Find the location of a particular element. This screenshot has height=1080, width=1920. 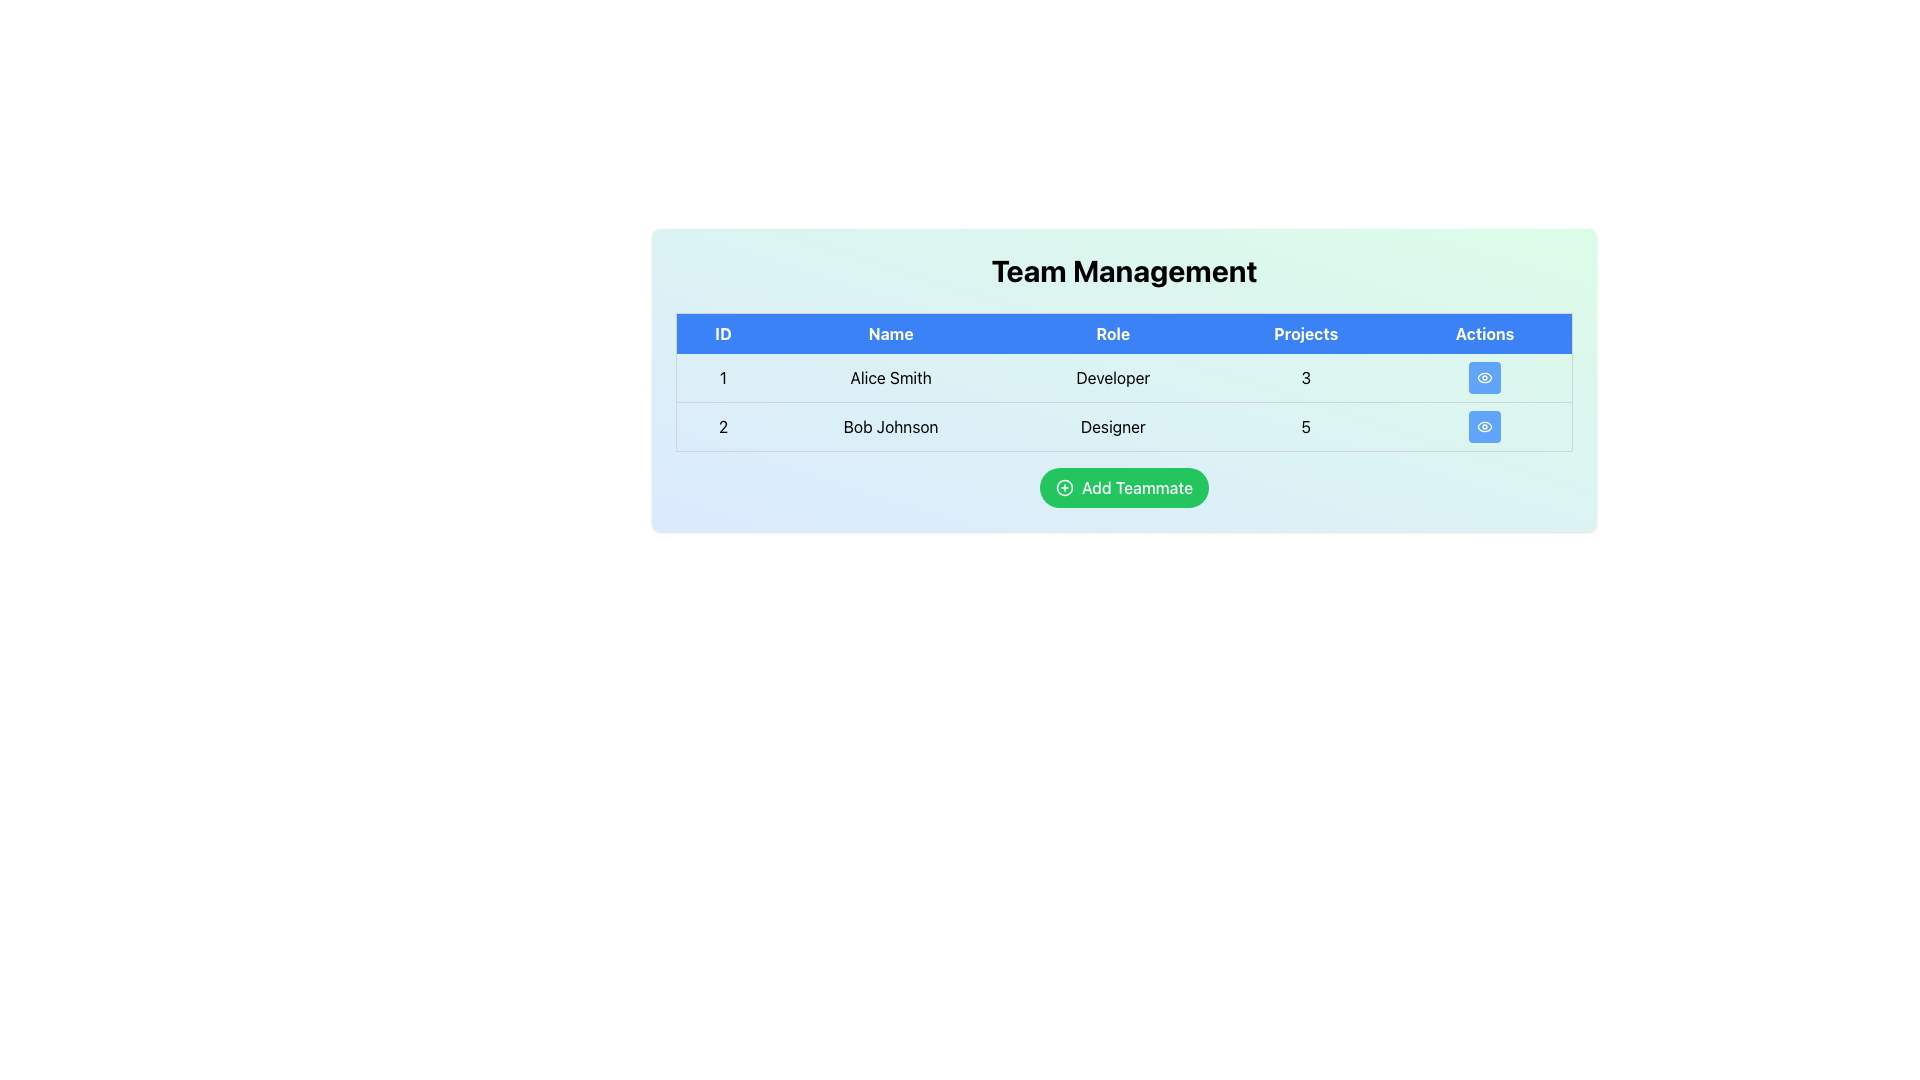

on the text element in the second row of the 'Projects' column of the table, which indicates the number of projects associated with 'Bob Johnson', a Designer is located at coordinates (1306, 426).